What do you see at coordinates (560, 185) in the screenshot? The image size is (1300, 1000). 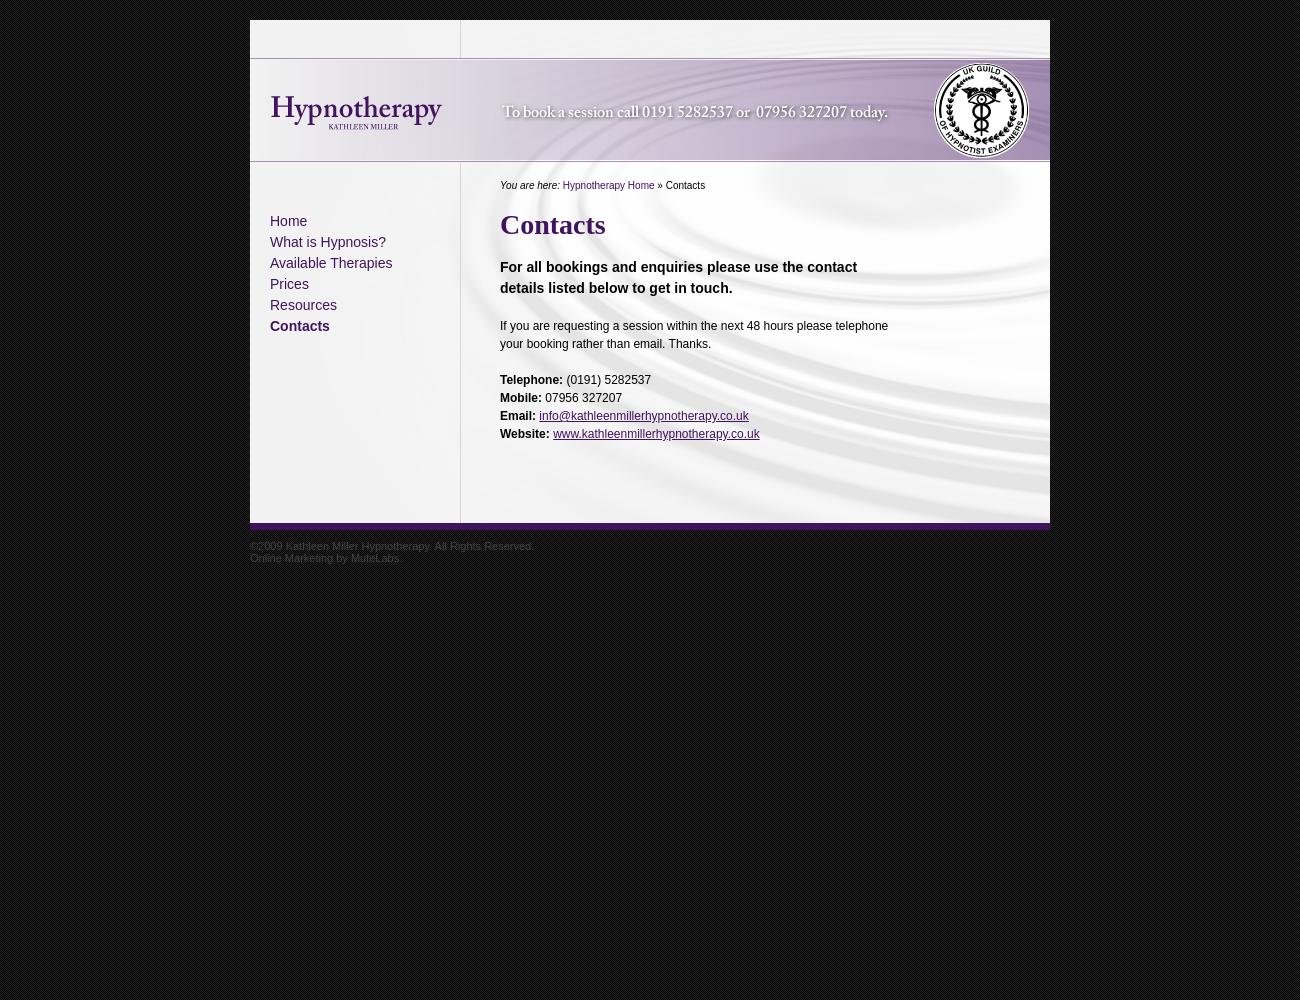 I see `'Hypnotherapy Home'` at bounding box center [560, 185].